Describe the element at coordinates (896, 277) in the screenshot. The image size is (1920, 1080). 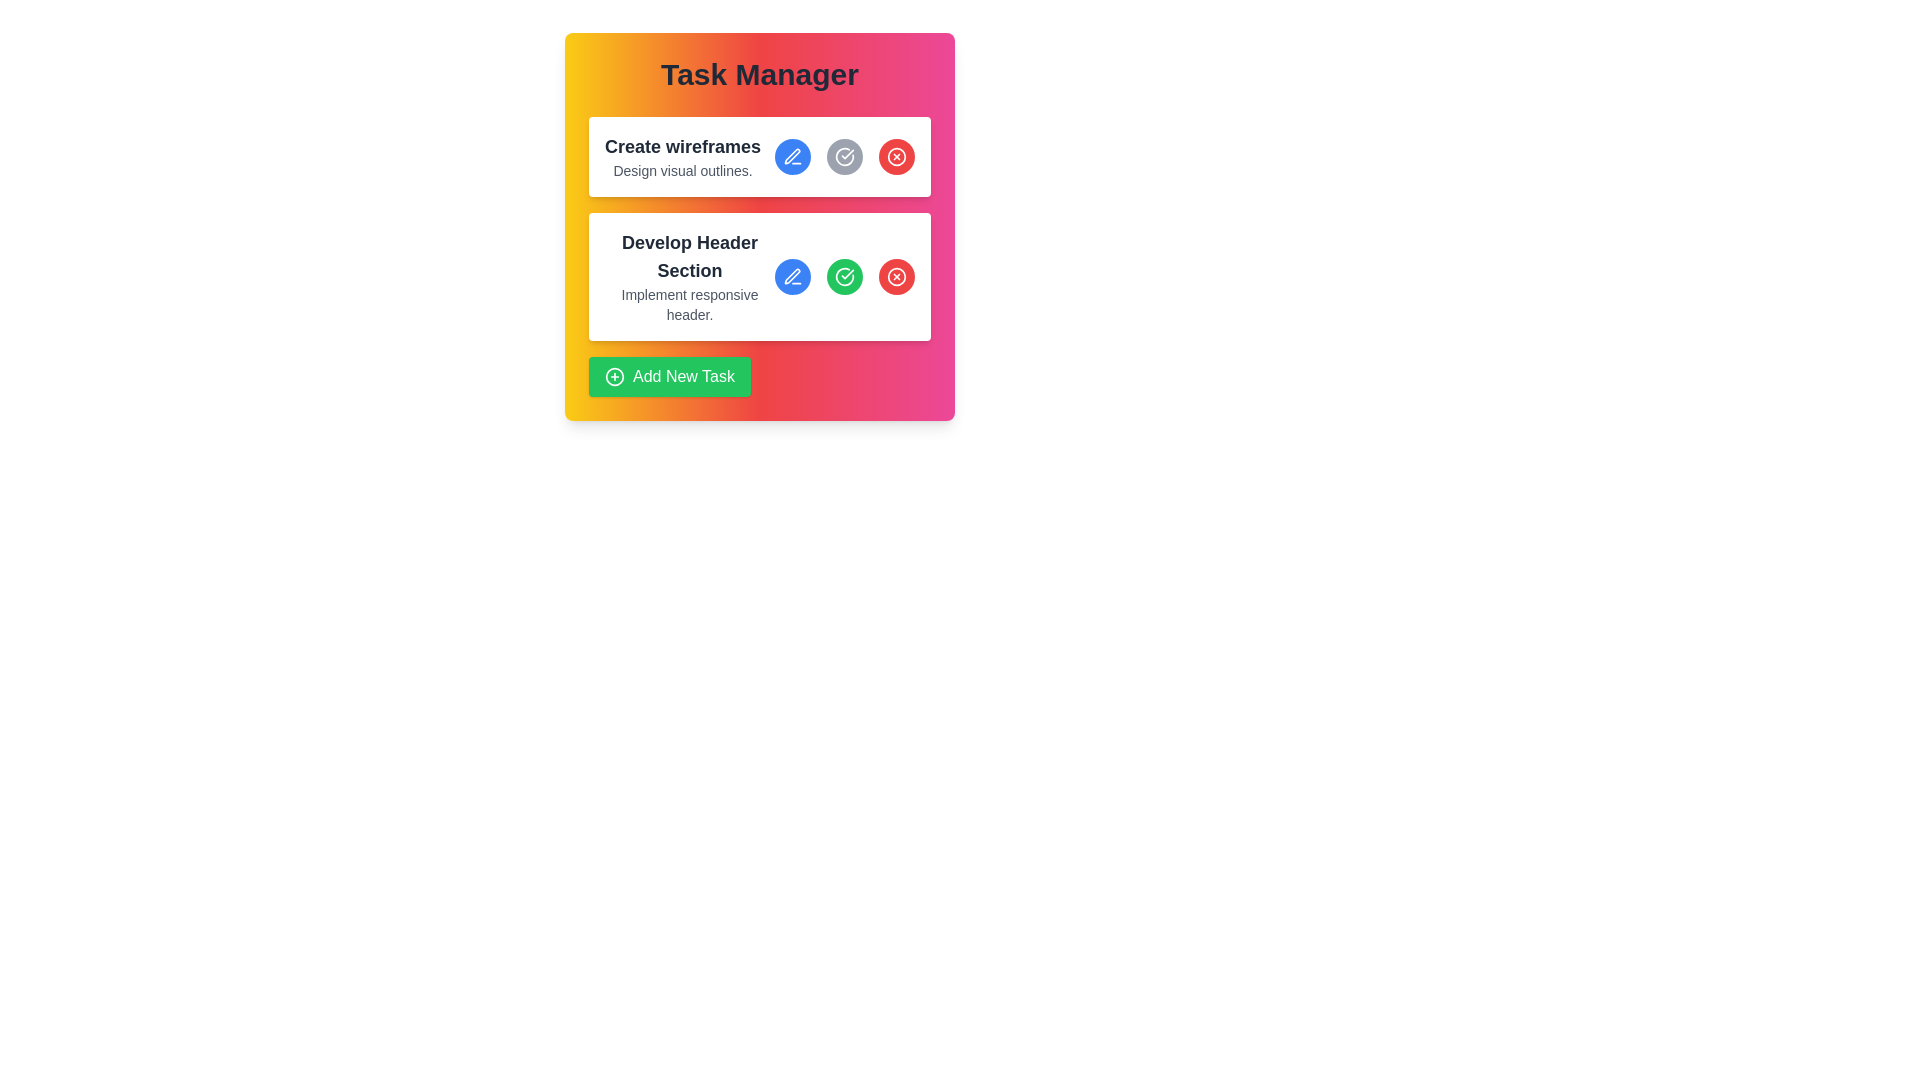
I see `the delete button located in the bottom-right section of the second task row titled 'Develop Header Section'` at that location.